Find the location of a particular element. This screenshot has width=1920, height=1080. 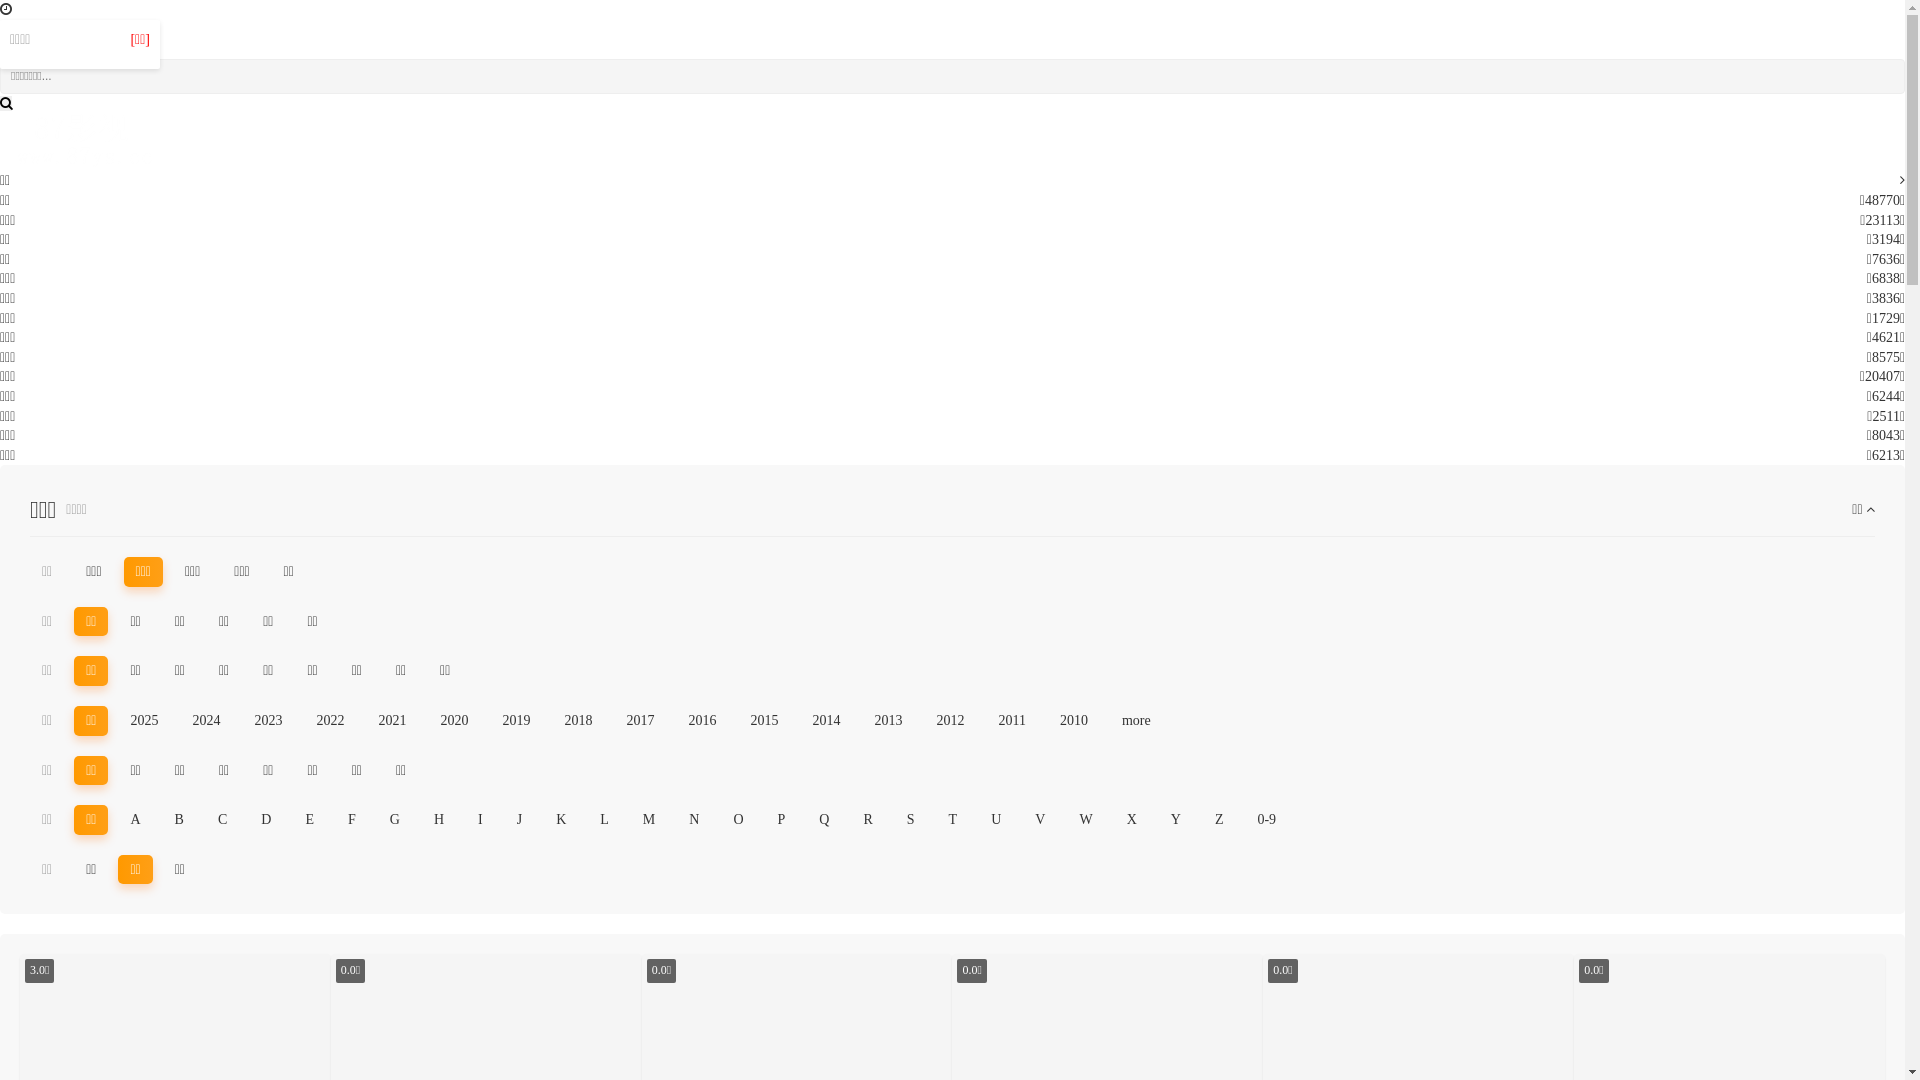

'2024' is located at coordinates (206, 721).